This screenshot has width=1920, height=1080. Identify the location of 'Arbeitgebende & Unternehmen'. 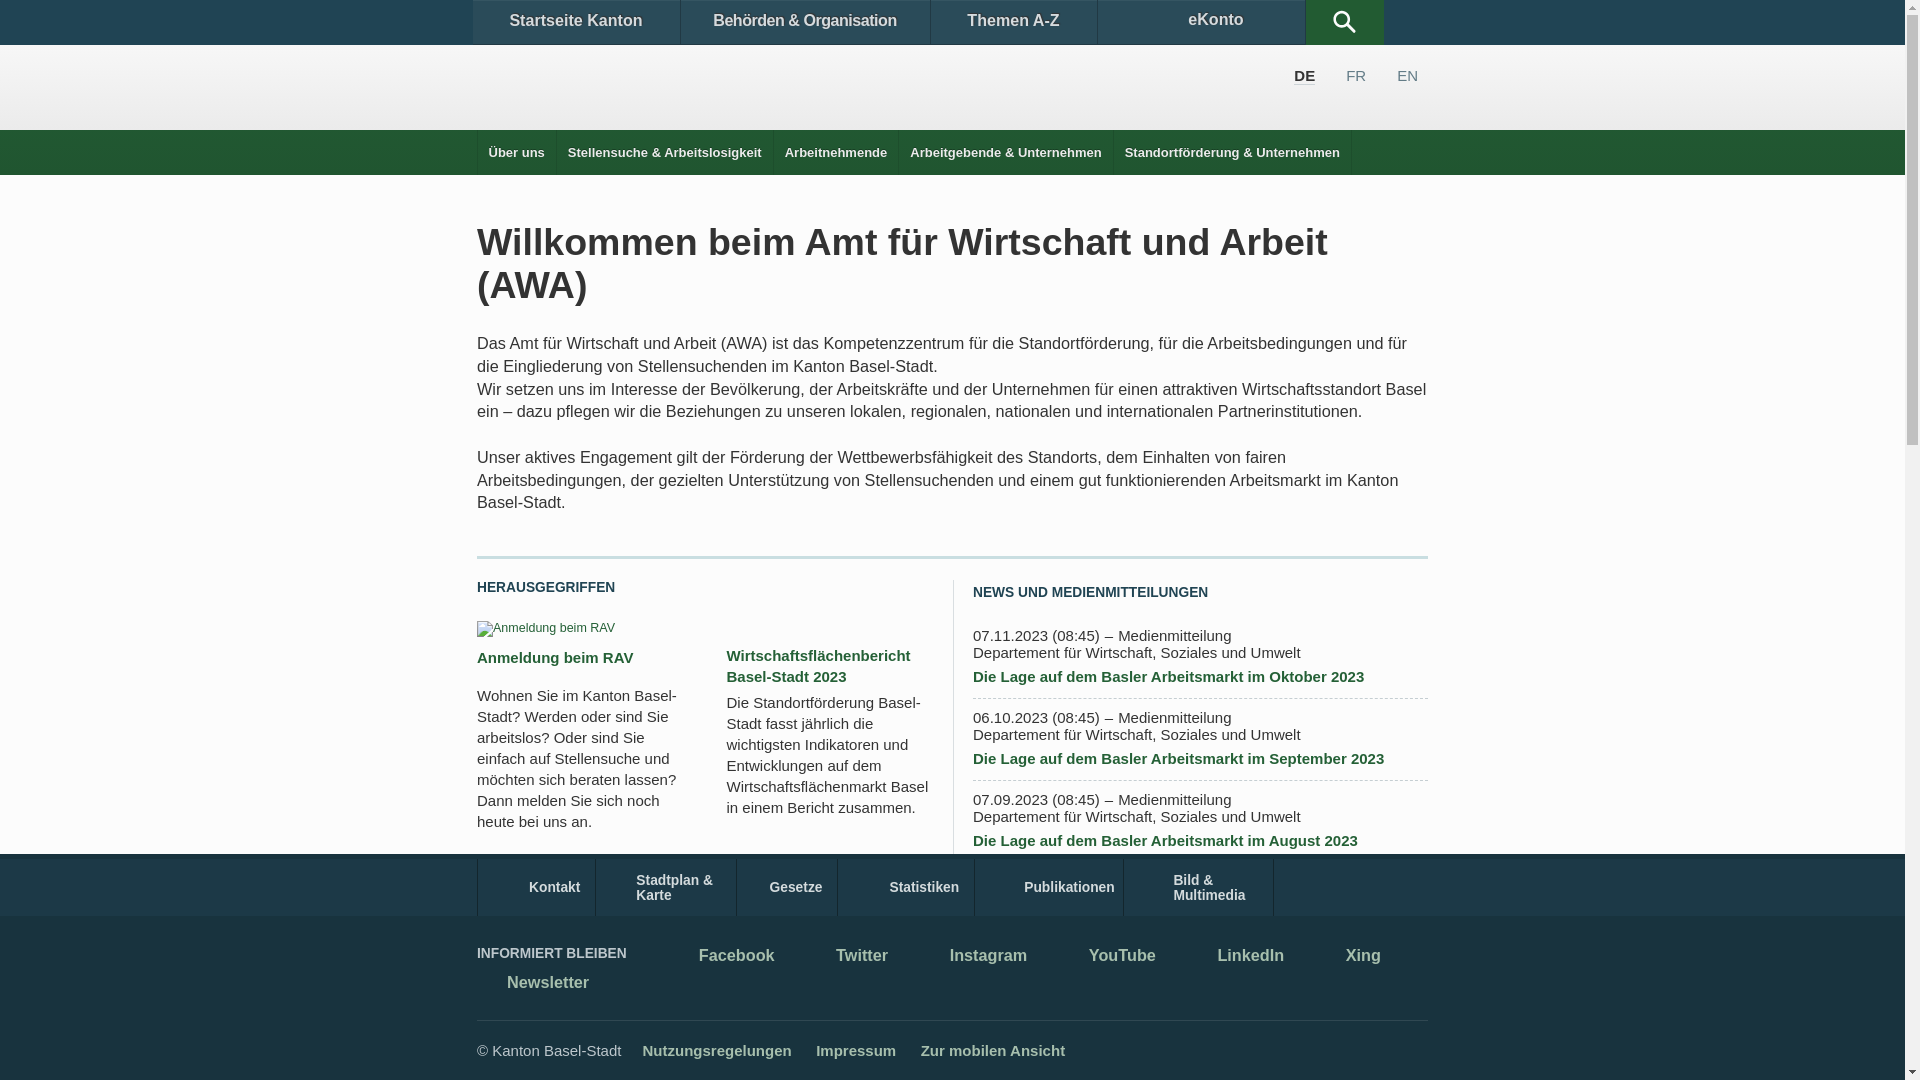
(1005, 151).